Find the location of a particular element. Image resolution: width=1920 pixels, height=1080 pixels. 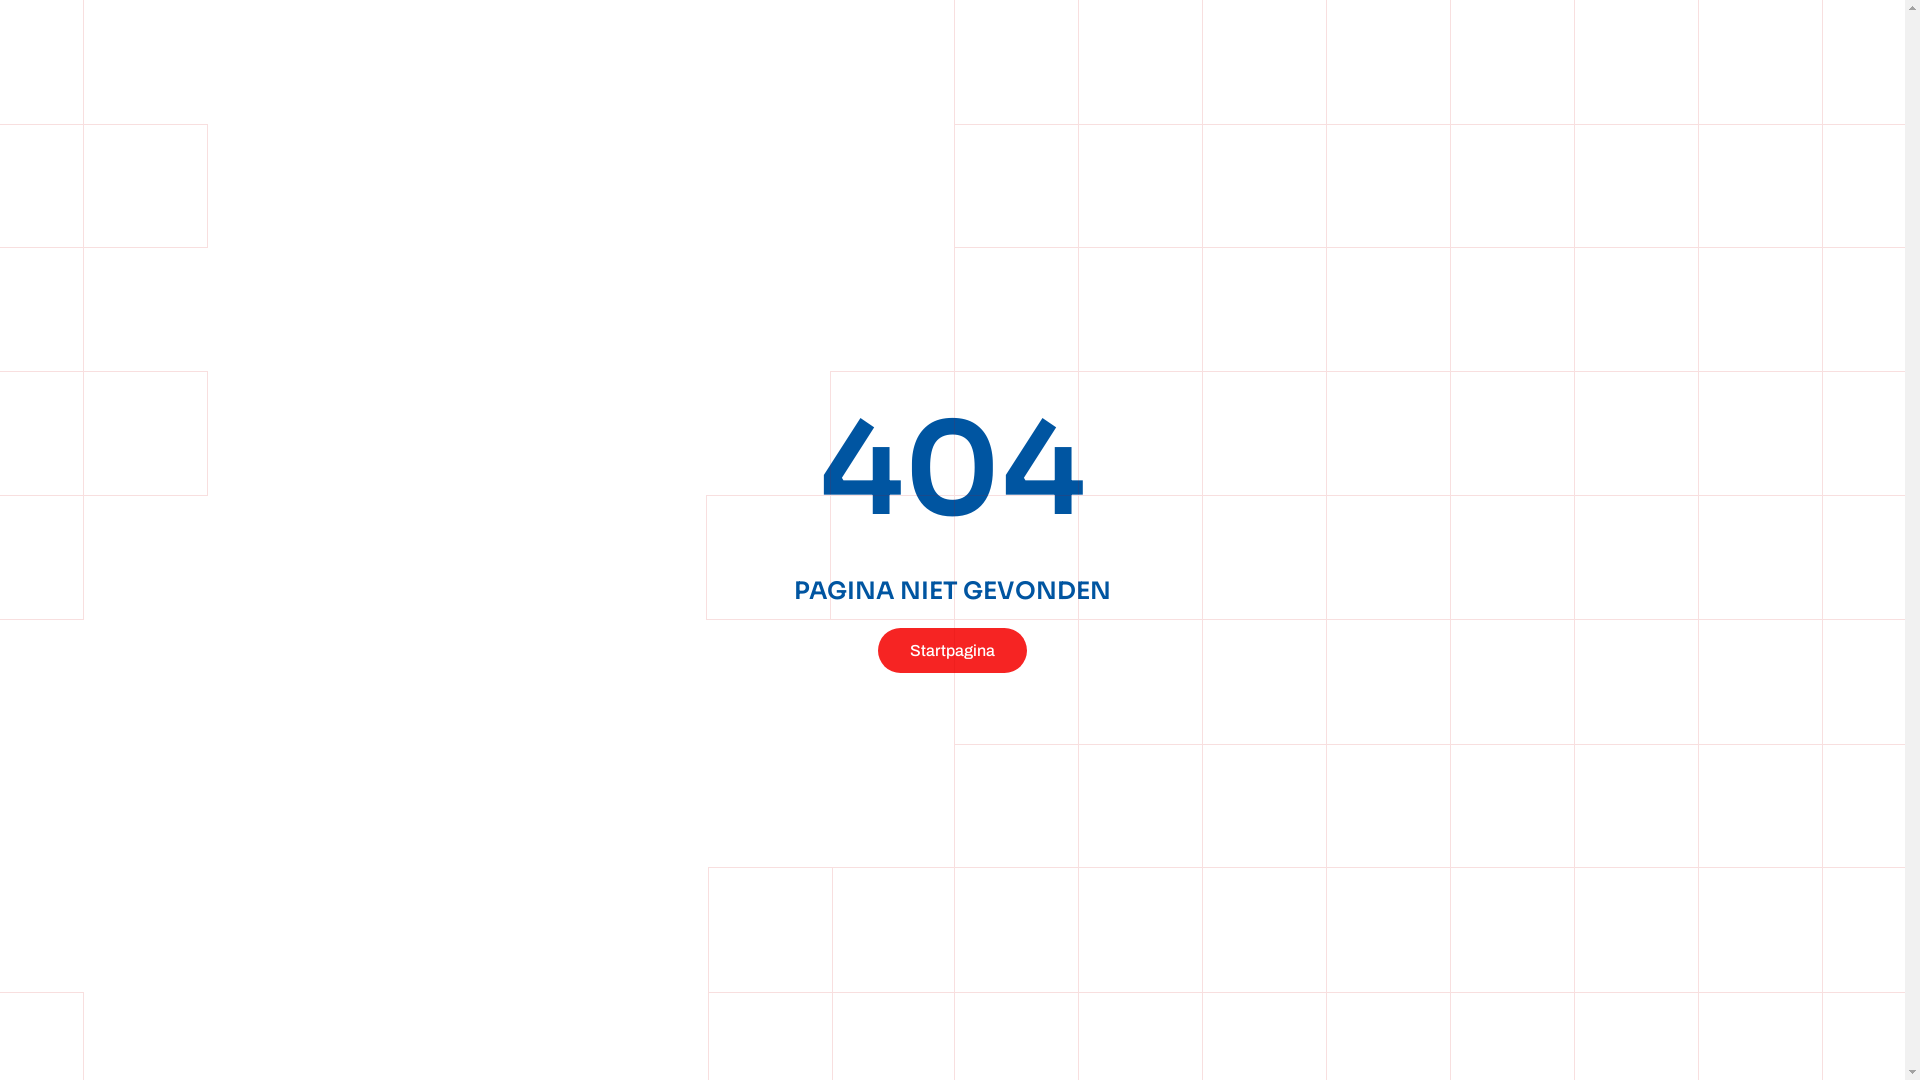

'Startpagina' is located at coordinates (951, 650).